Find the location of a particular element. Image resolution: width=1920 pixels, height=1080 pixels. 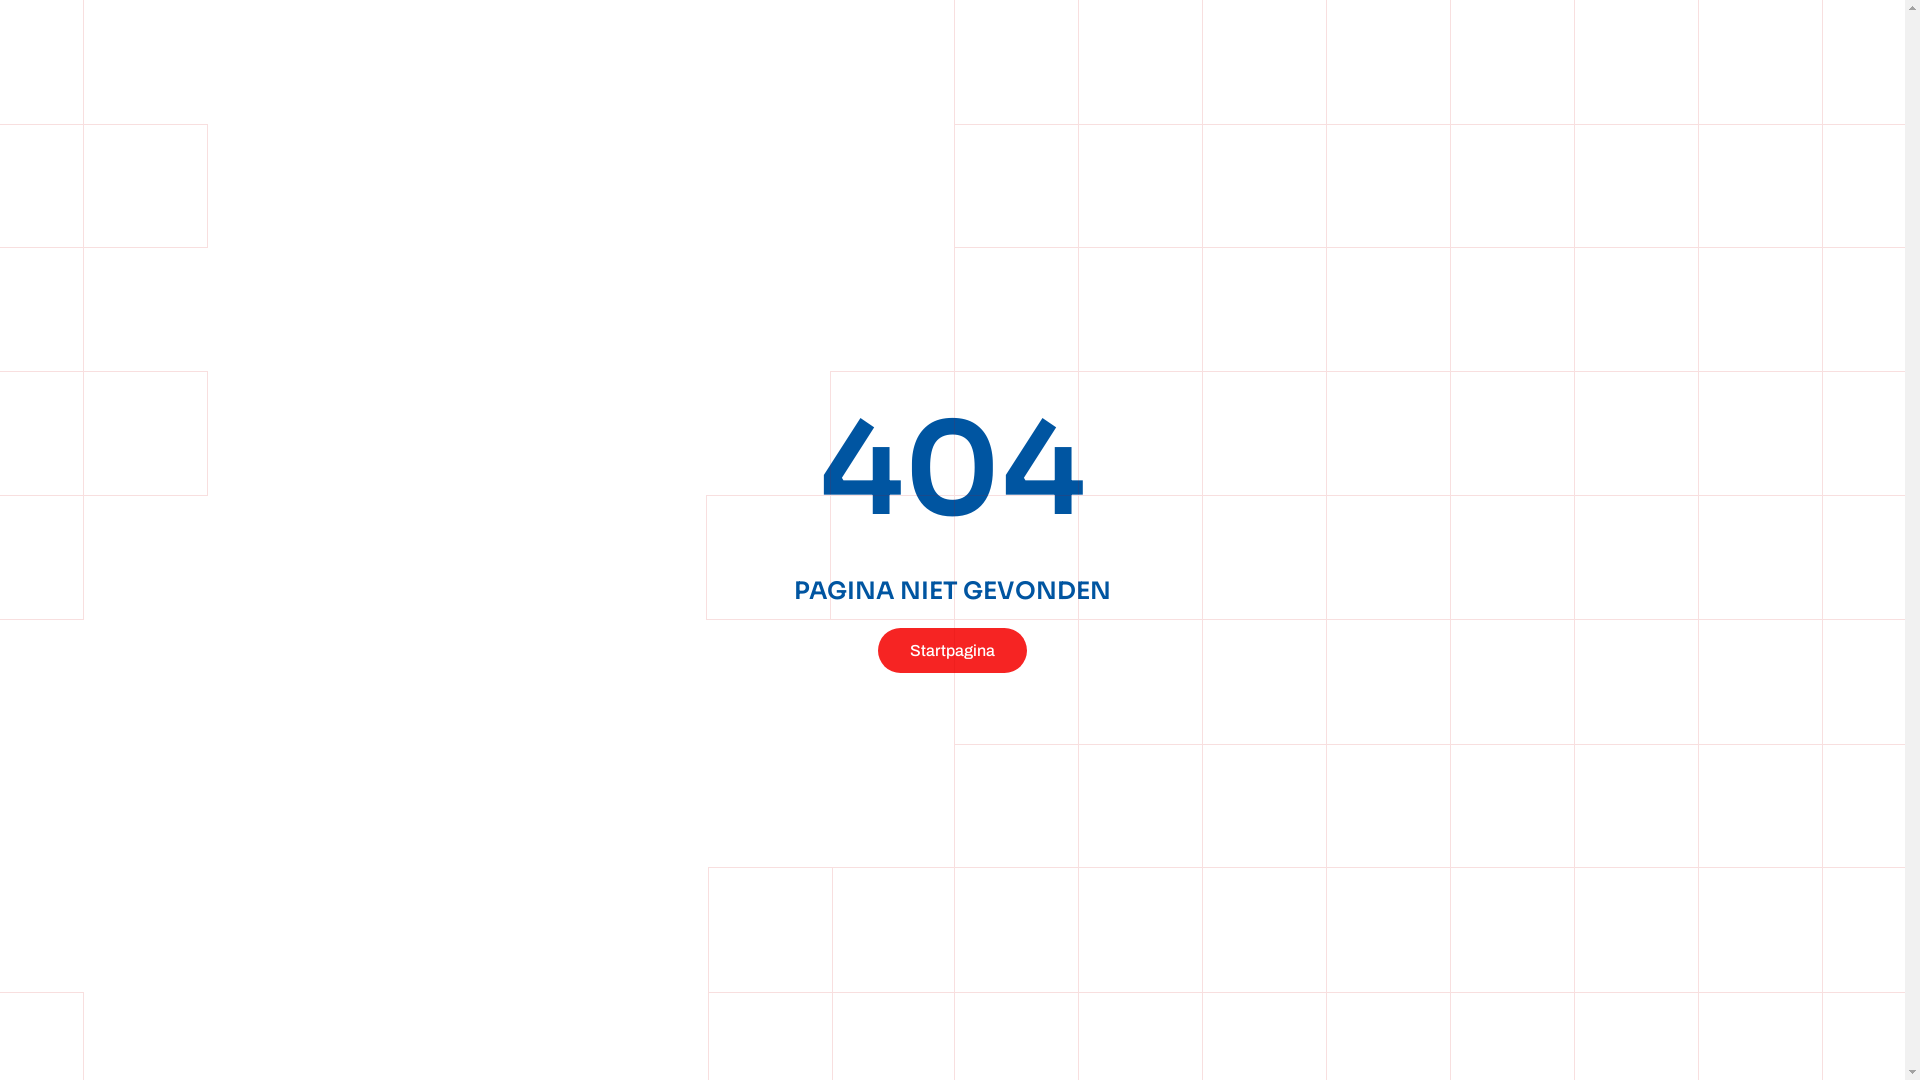

'Startpagina' is located at coordinates (951, 650).